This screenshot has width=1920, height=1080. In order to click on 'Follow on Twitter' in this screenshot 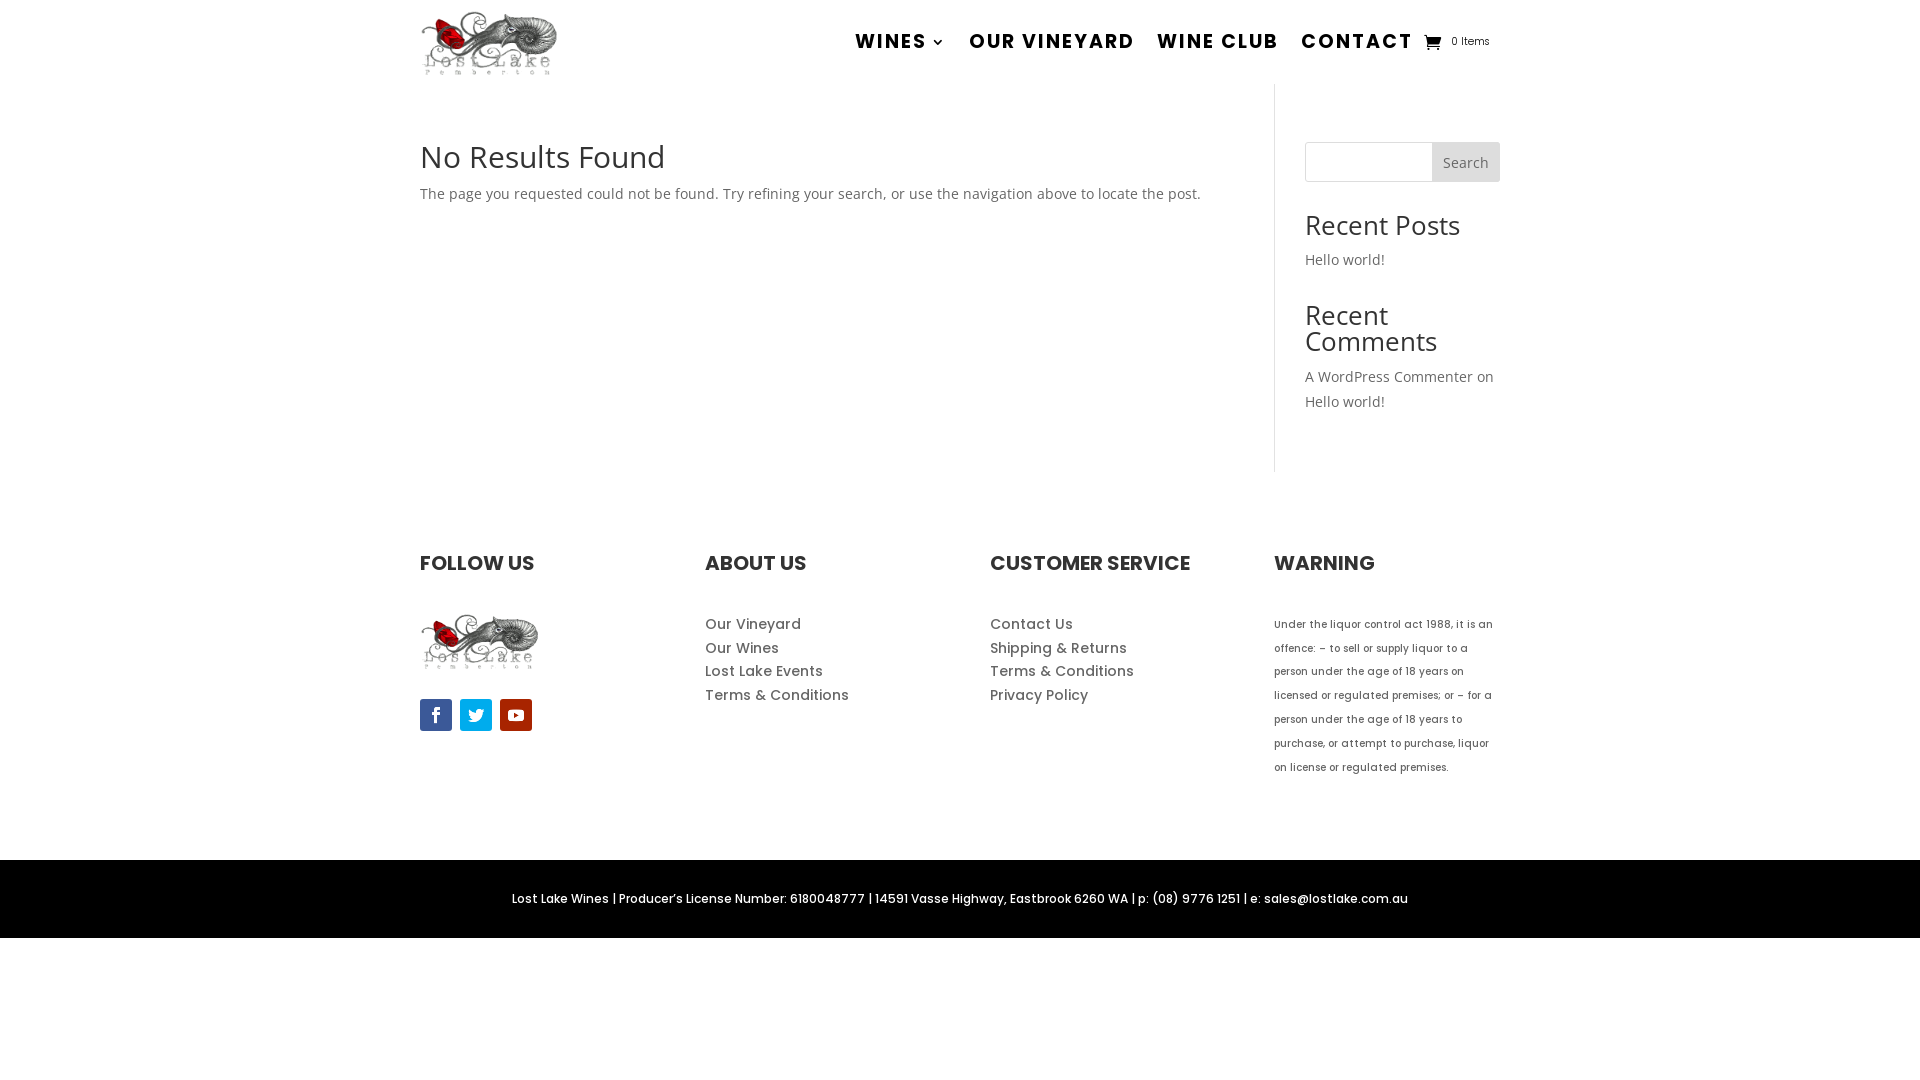, I will do `click(459, 713)`.